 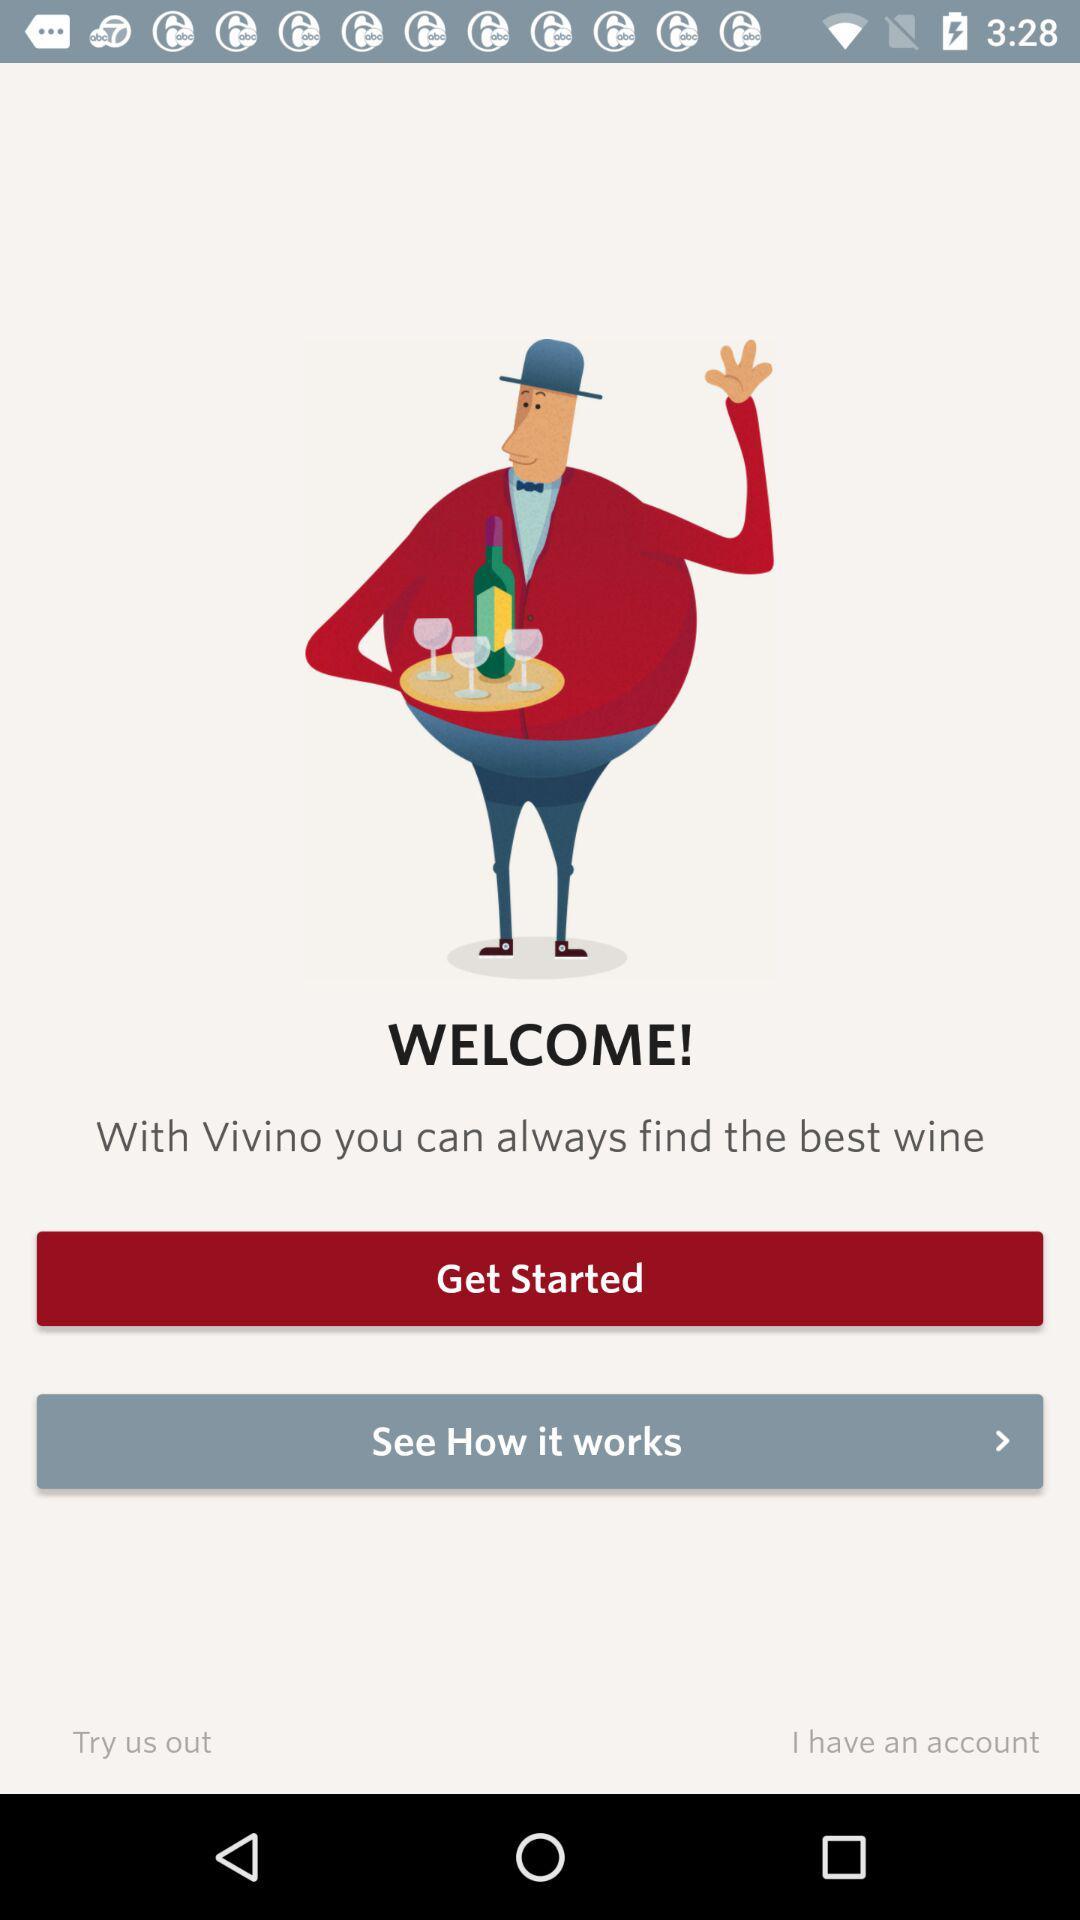 What do you see at coordinates (915, 1740) in the screenshot?
I see `item to the right of the try us out` at bounding box center [915, 1740].